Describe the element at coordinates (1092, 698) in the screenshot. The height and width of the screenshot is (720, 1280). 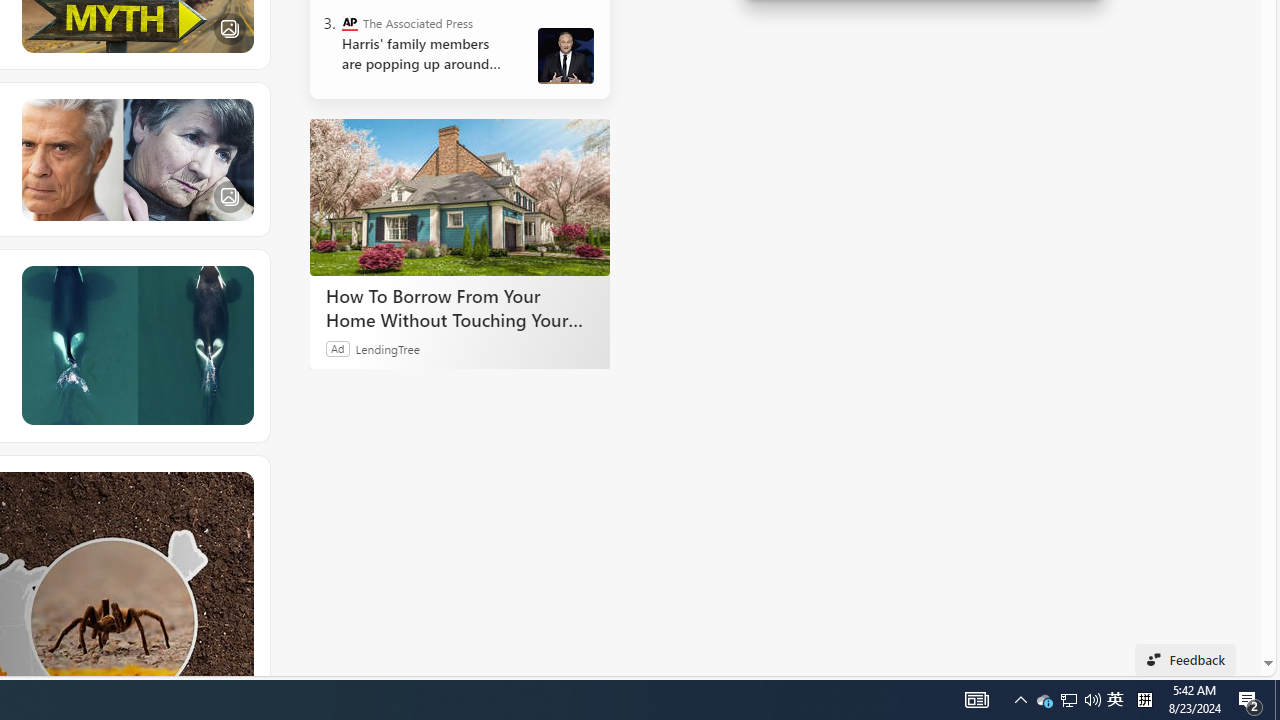
I see `'User Promoted Notification Area'` at that location.